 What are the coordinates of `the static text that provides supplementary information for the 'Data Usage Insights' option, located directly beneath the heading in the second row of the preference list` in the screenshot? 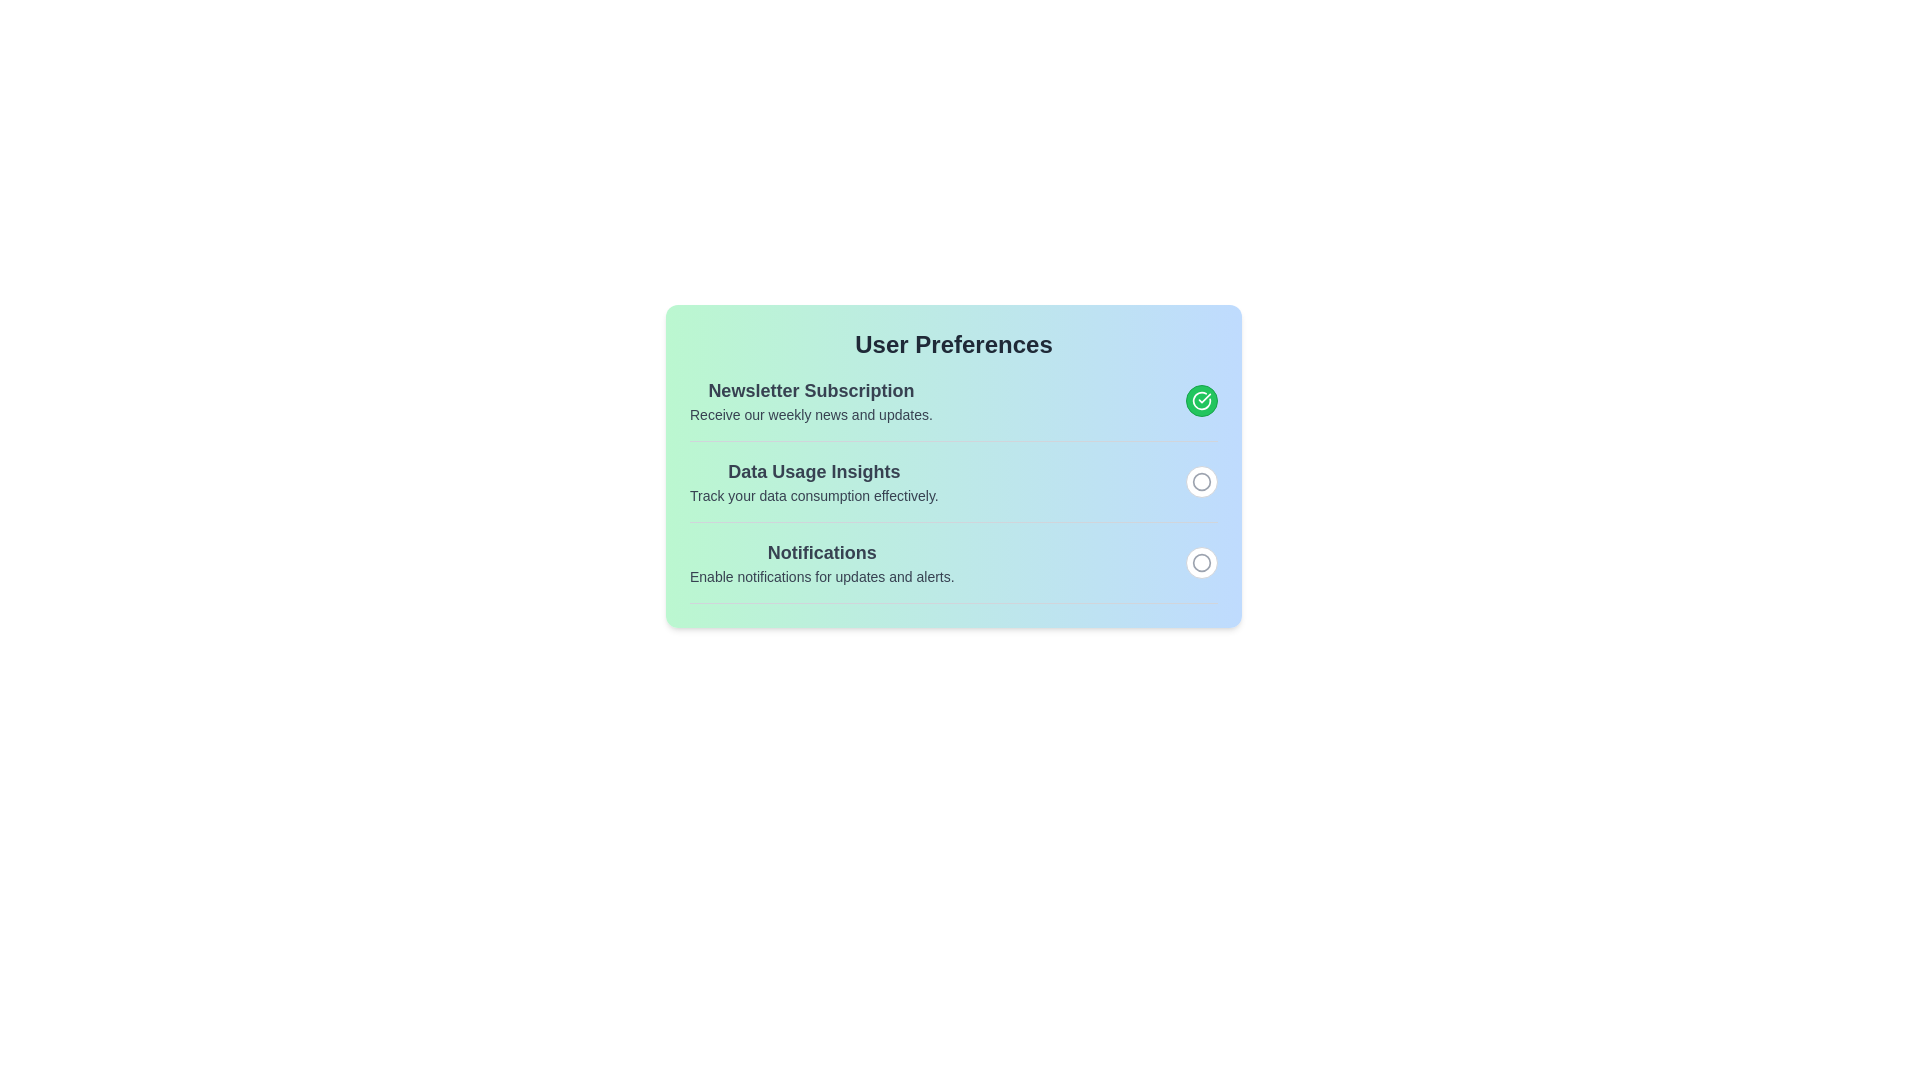 It's located at (814, 495).